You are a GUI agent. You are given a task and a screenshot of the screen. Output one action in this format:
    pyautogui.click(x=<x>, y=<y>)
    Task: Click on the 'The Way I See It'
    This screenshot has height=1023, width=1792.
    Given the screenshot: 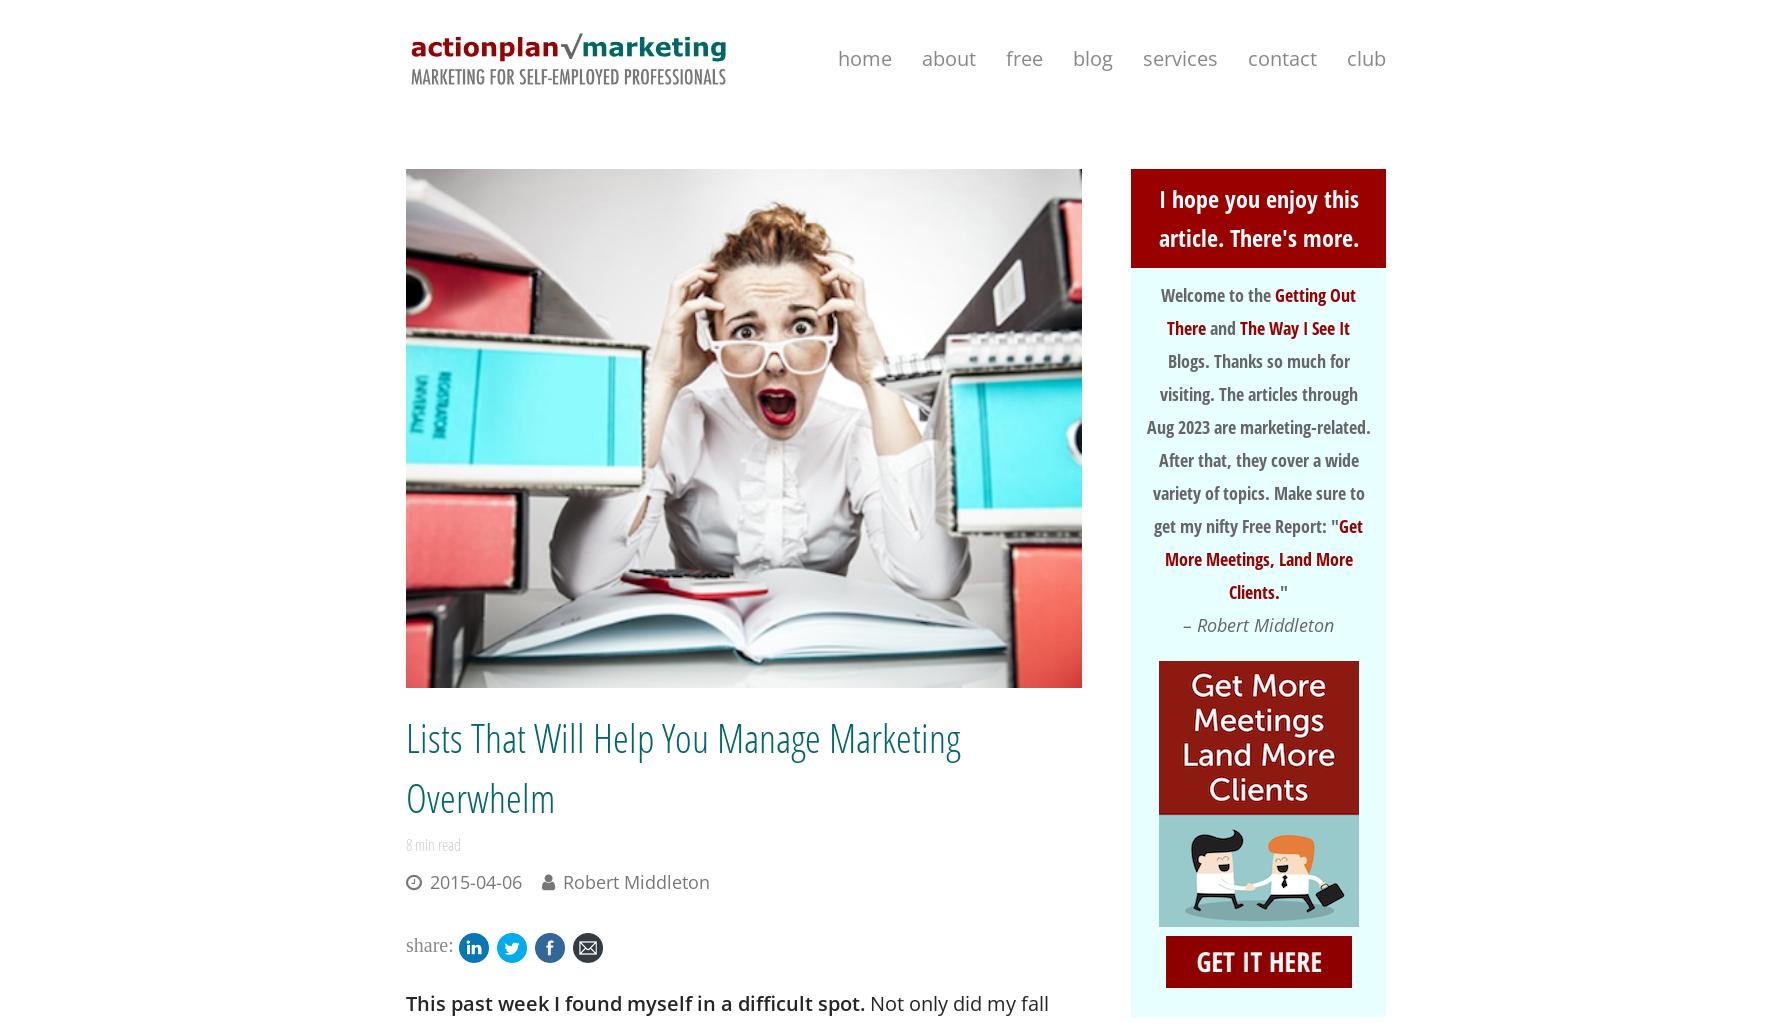 What is the action you would take?
    pyautogui.click(x=1295, y=326)
    